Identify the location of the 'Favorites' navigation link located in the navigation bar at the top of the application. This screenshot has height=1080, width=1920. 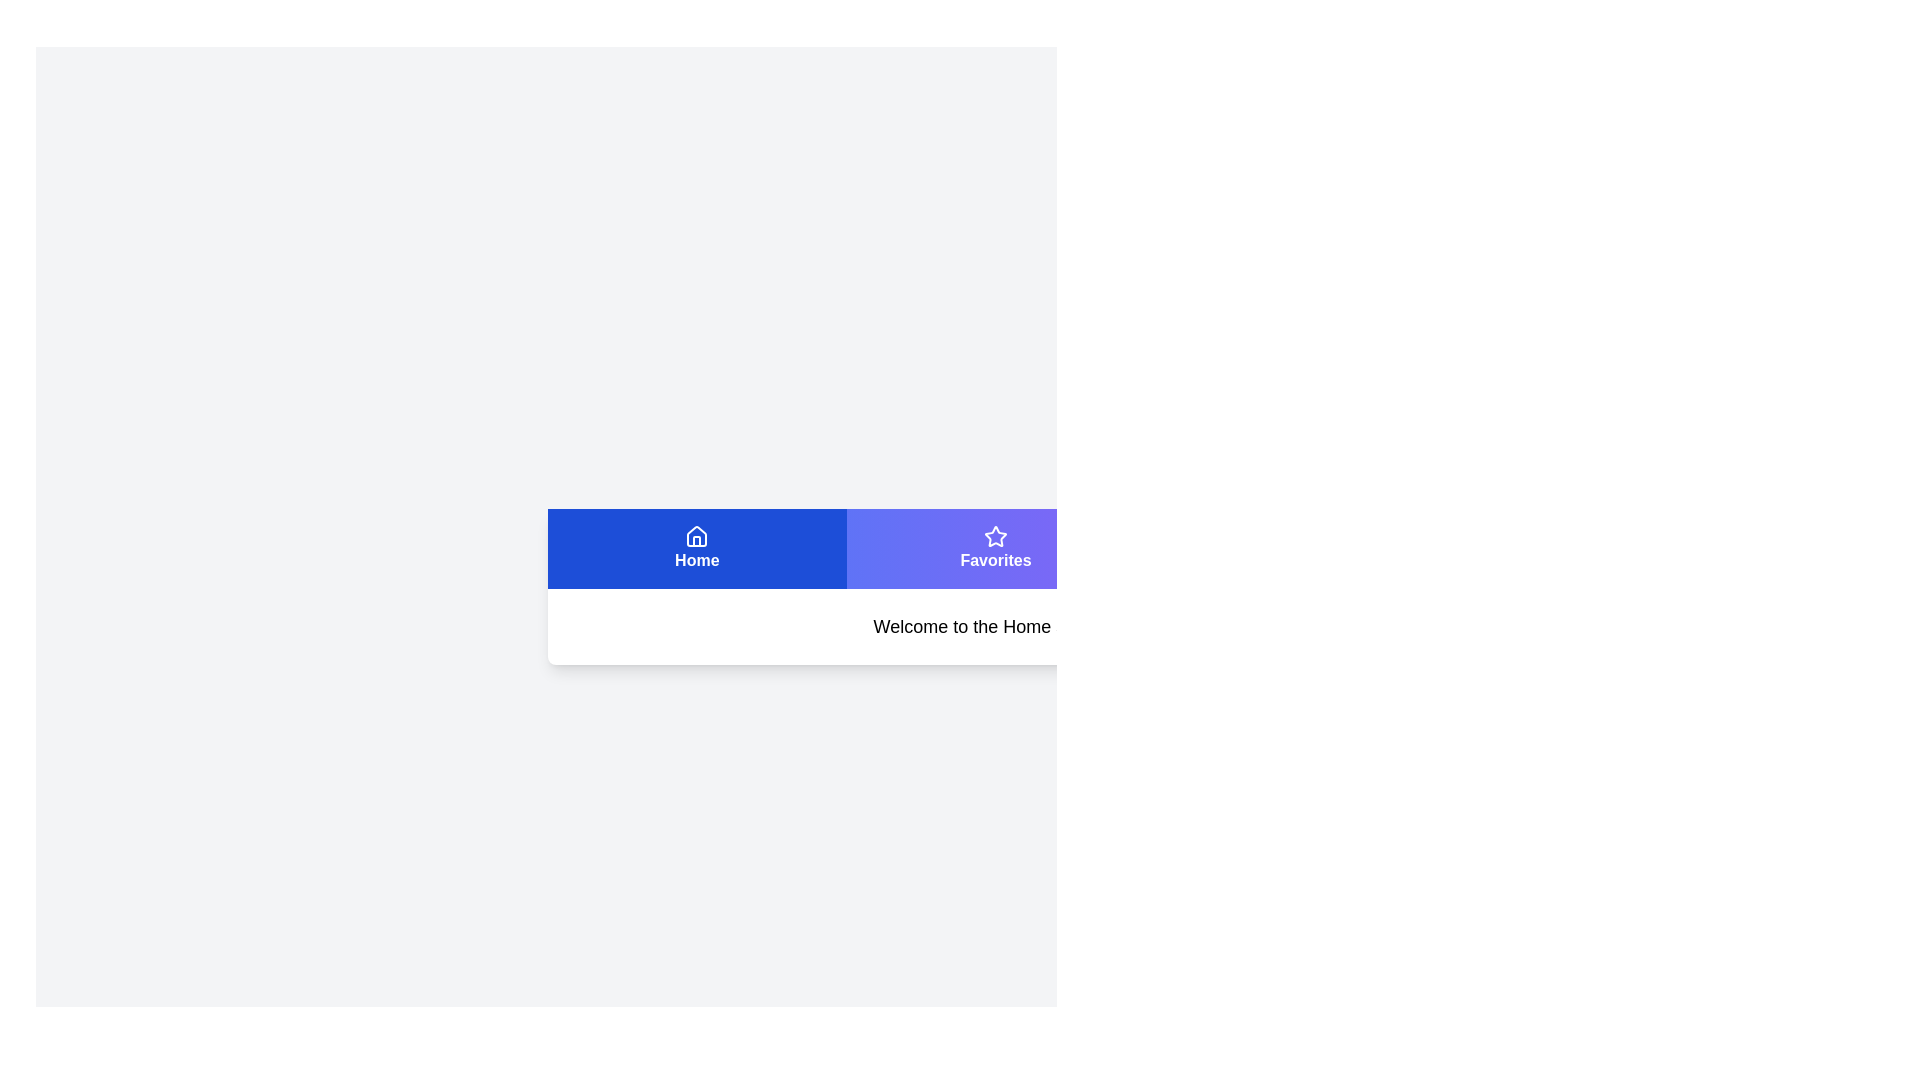
(996, 548).